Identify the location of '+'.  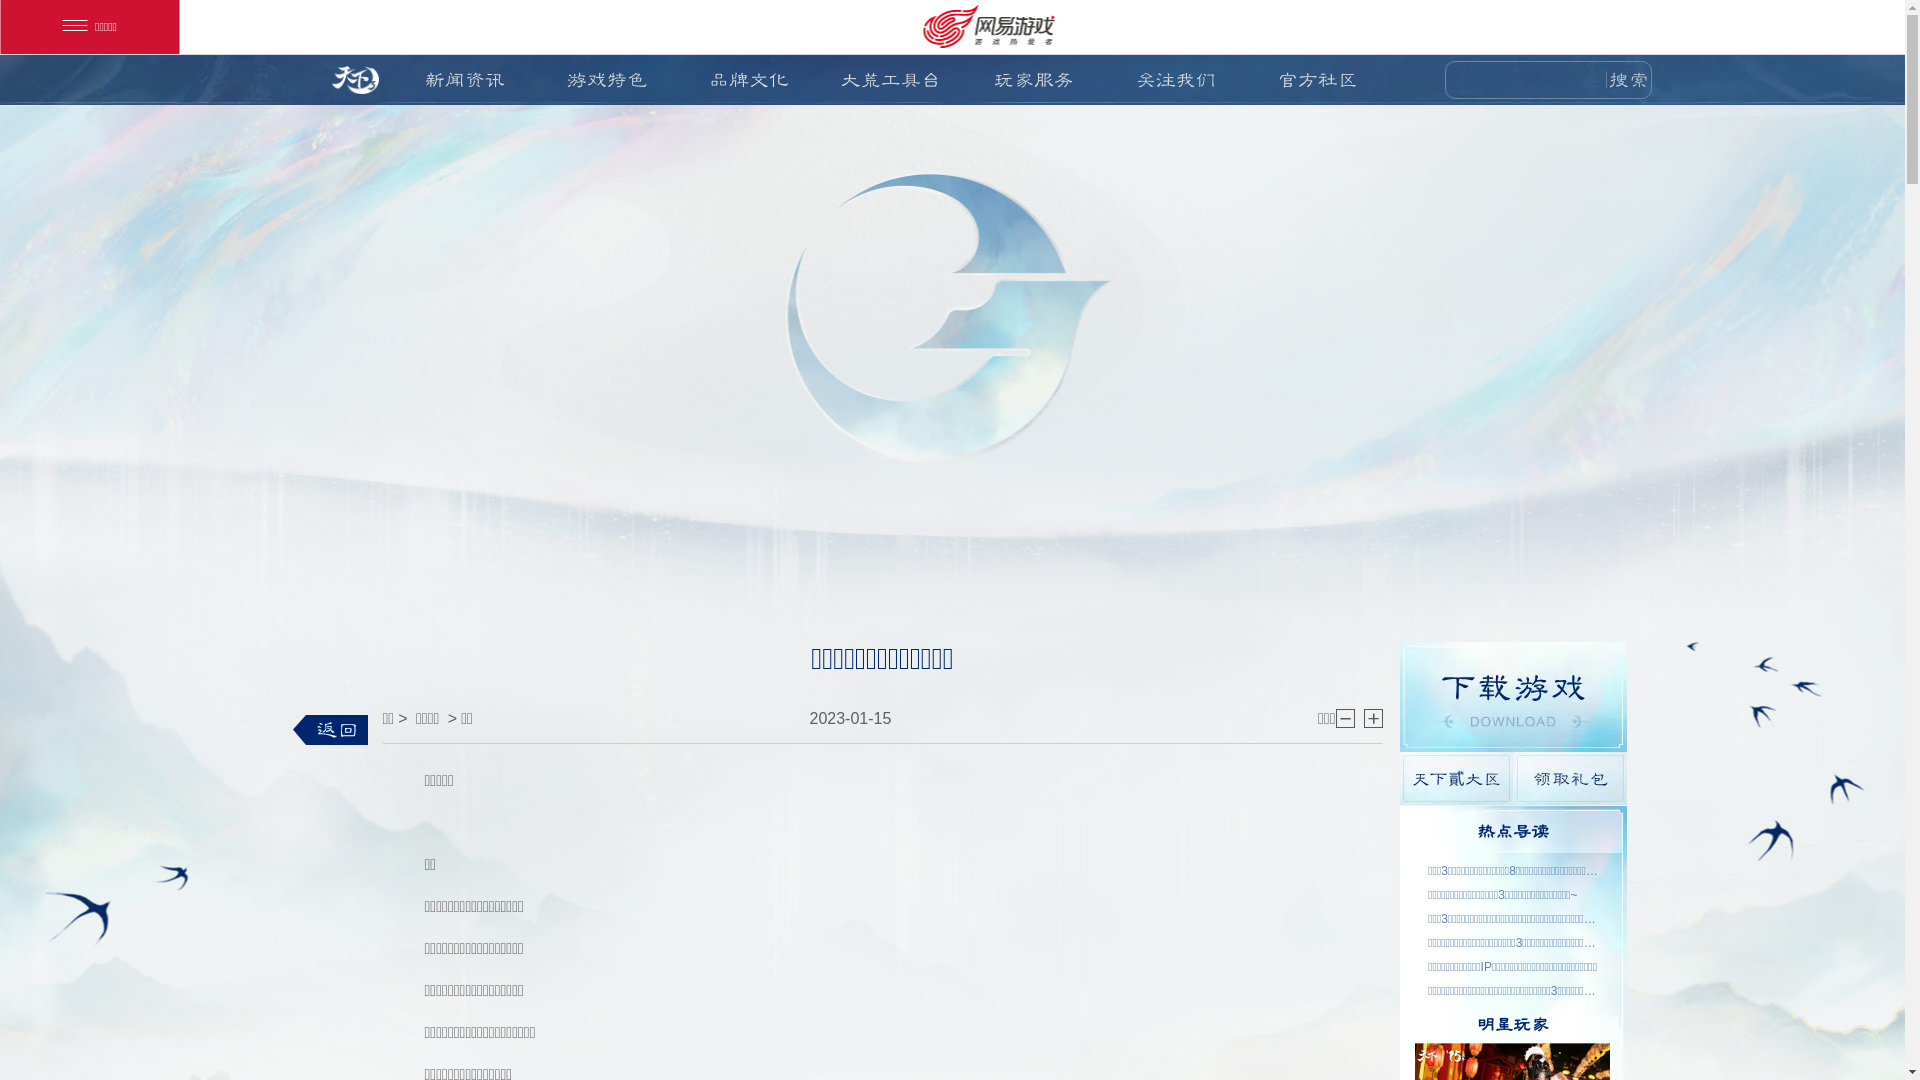
(1372, 717).